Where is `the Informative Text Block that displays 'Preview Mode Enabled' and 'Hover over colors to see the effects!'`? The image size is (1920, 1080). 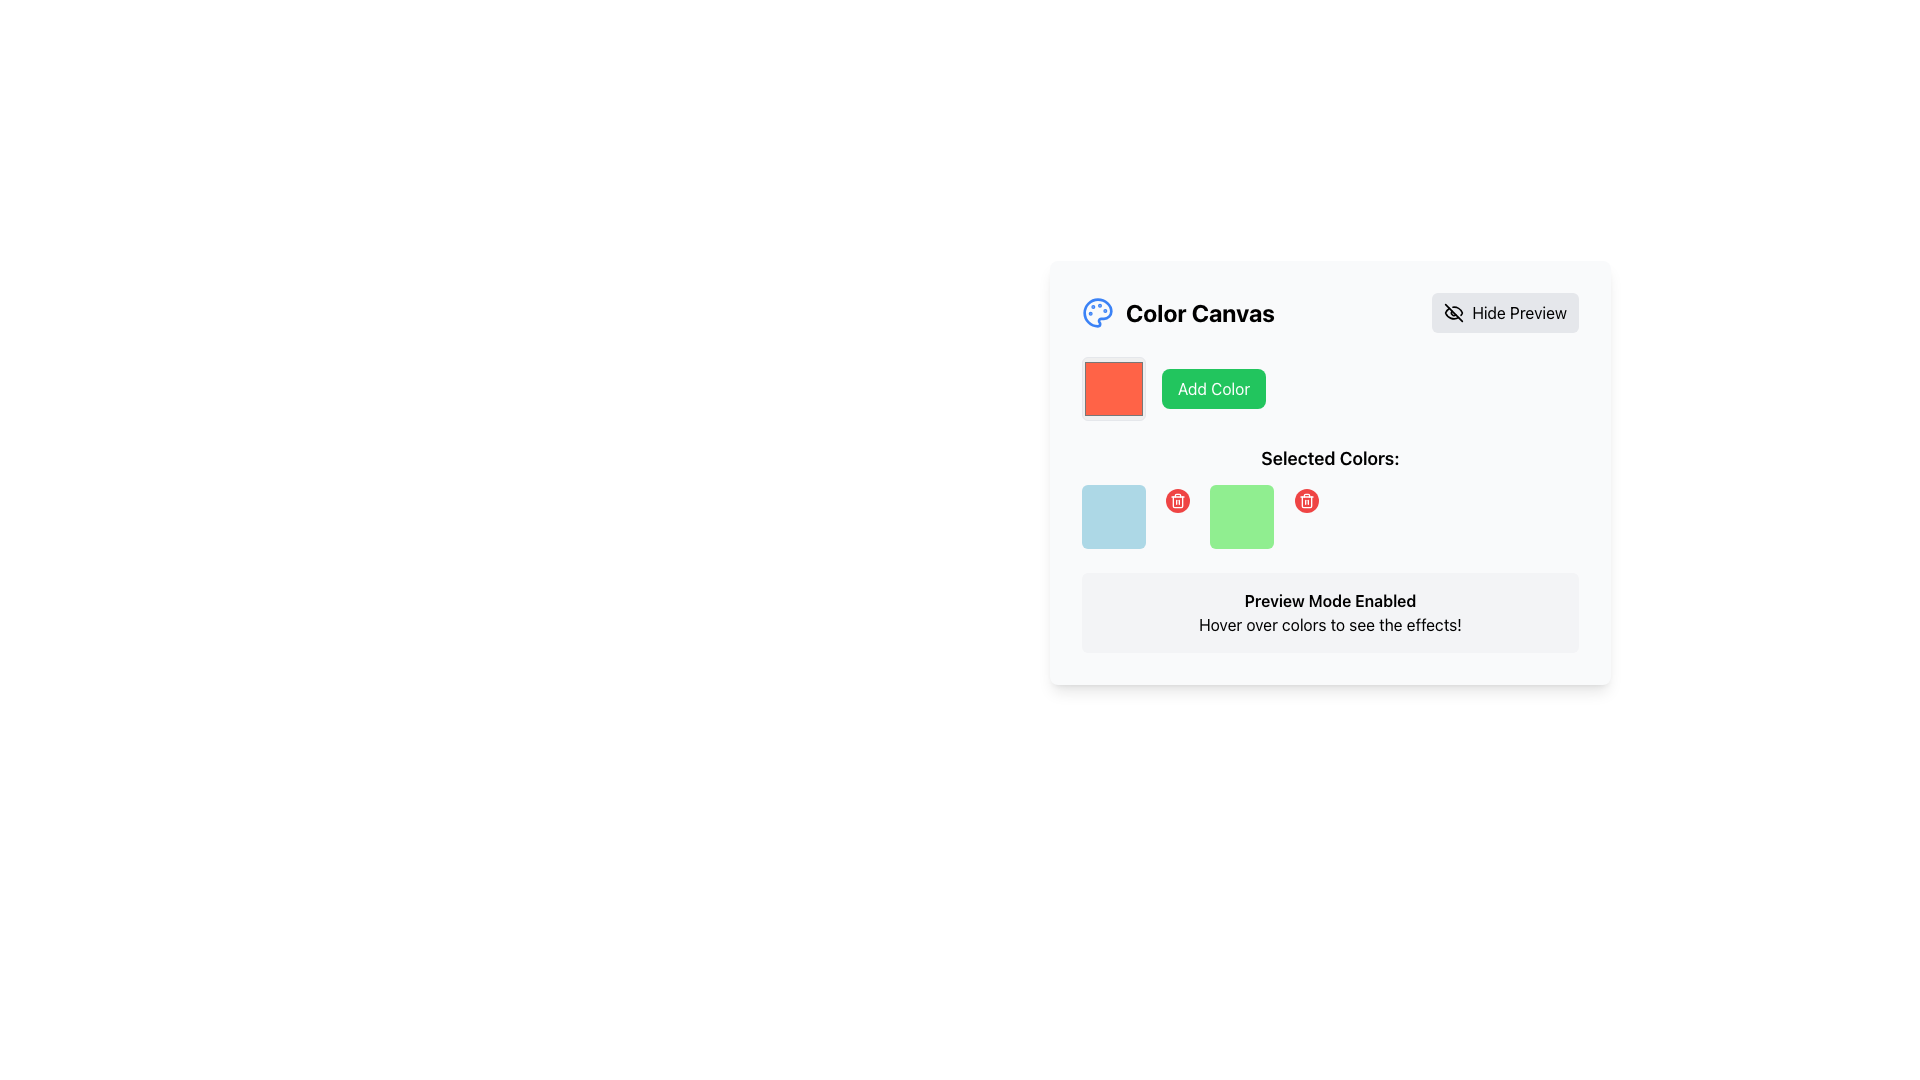
the Informative Text Block that displays 'Preview Mode Enabled' and 'Hover over colors to see the effects!' is located at coordinates (1330, 612).